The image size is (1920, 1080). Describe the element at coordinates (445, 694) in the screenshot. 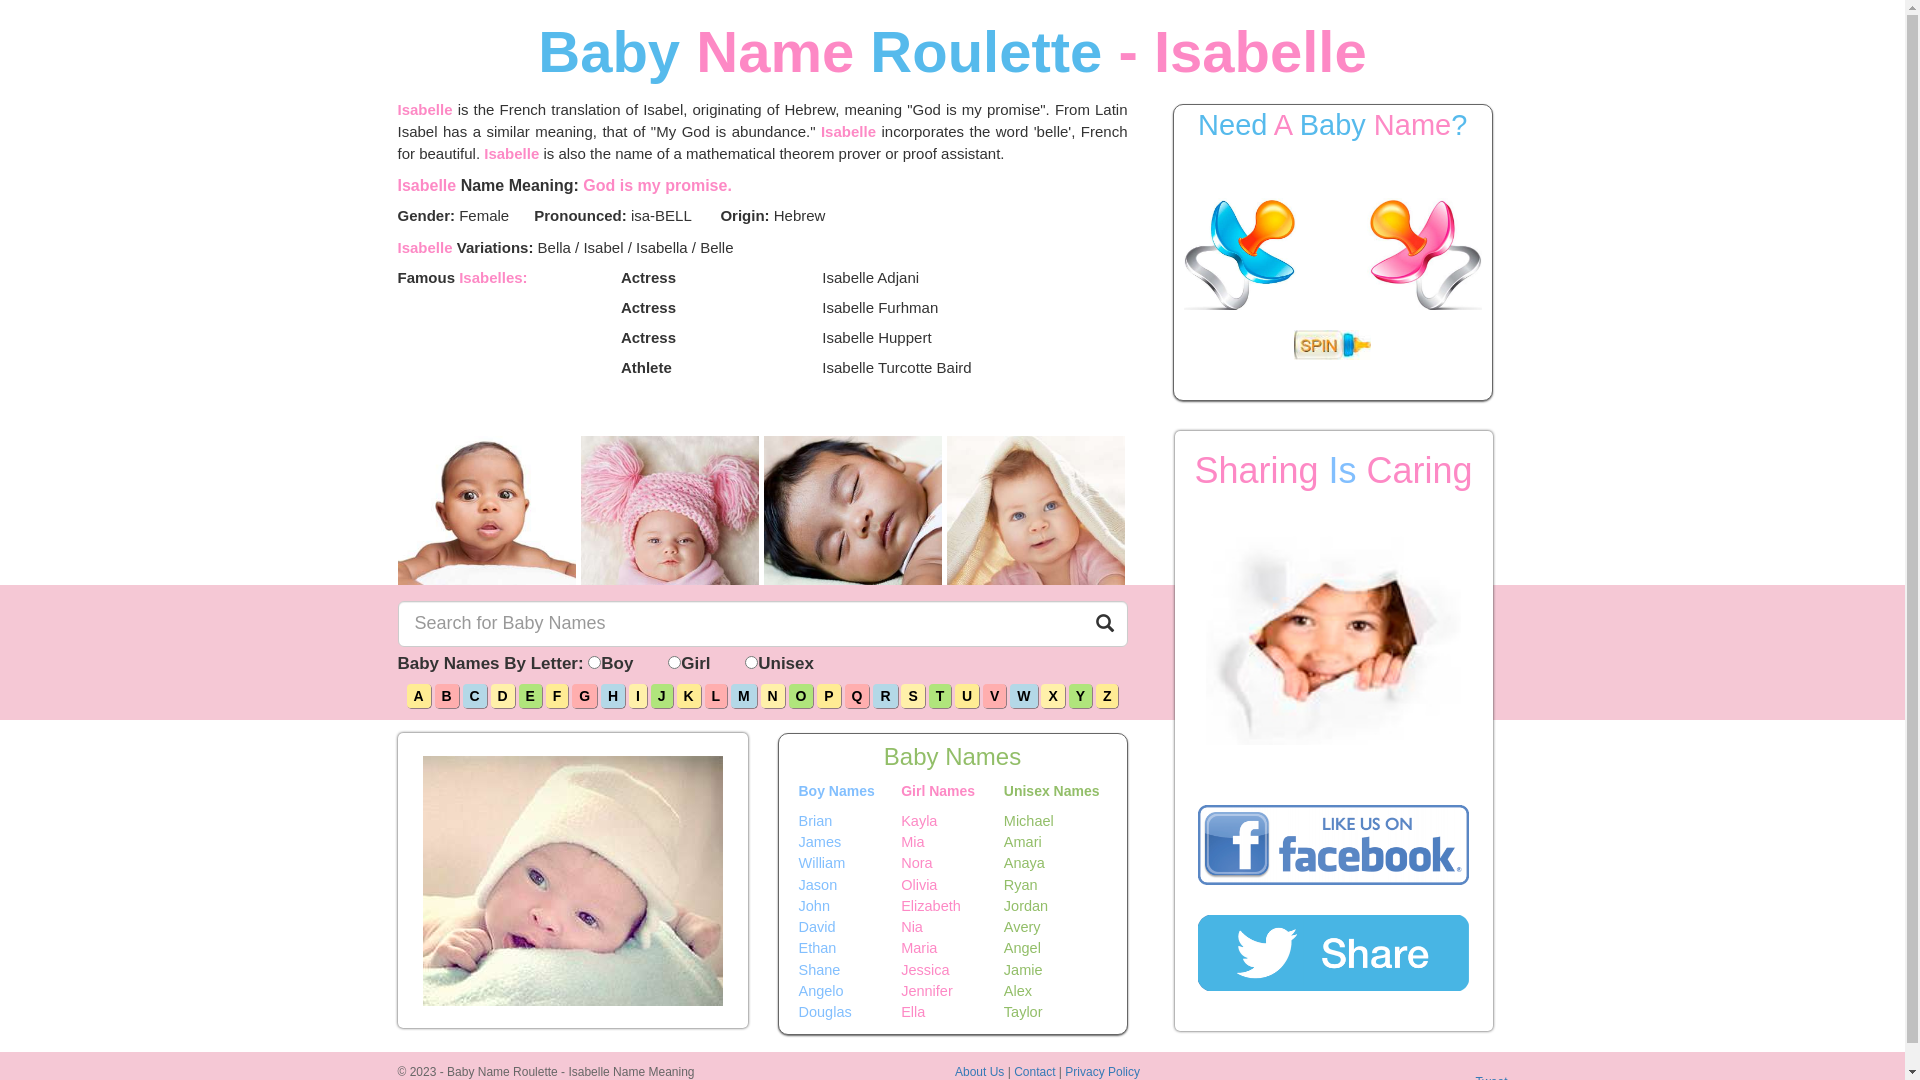

I see `'B'` at that location.